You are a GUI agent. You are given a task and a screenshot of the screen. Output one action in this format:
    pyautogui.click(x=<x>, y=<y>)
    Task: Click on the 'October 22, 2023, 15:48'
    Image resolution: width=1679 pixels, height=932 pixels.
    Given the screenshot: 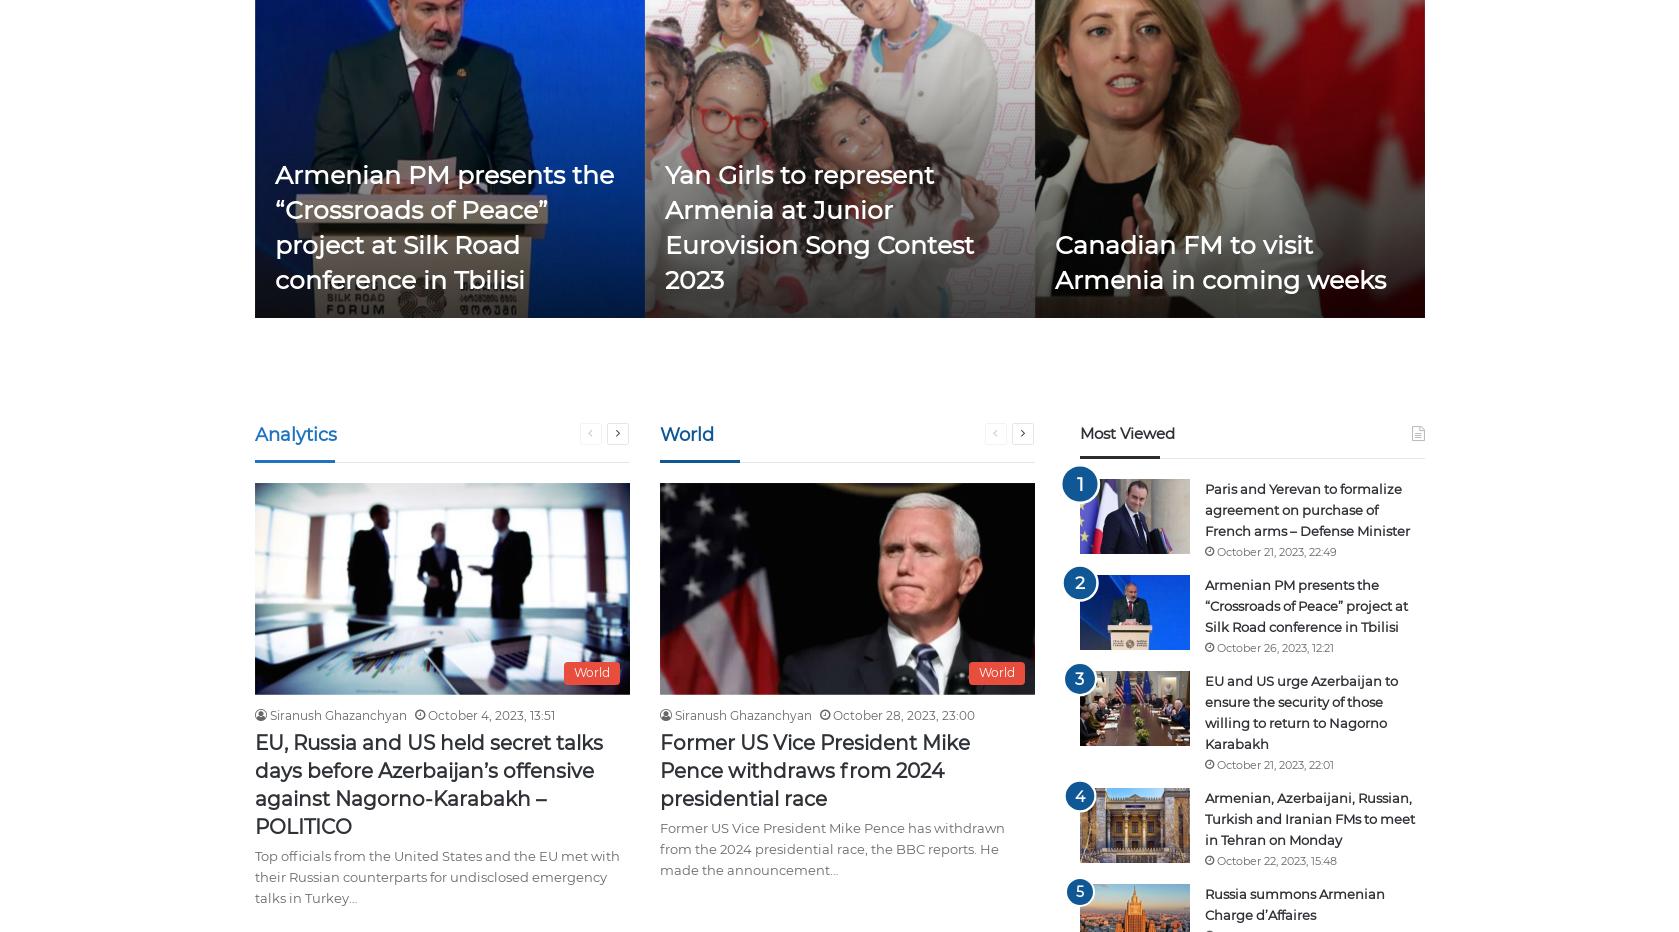 What is the action you would take?
    pyautogui.click(x=1275, y=858)
    